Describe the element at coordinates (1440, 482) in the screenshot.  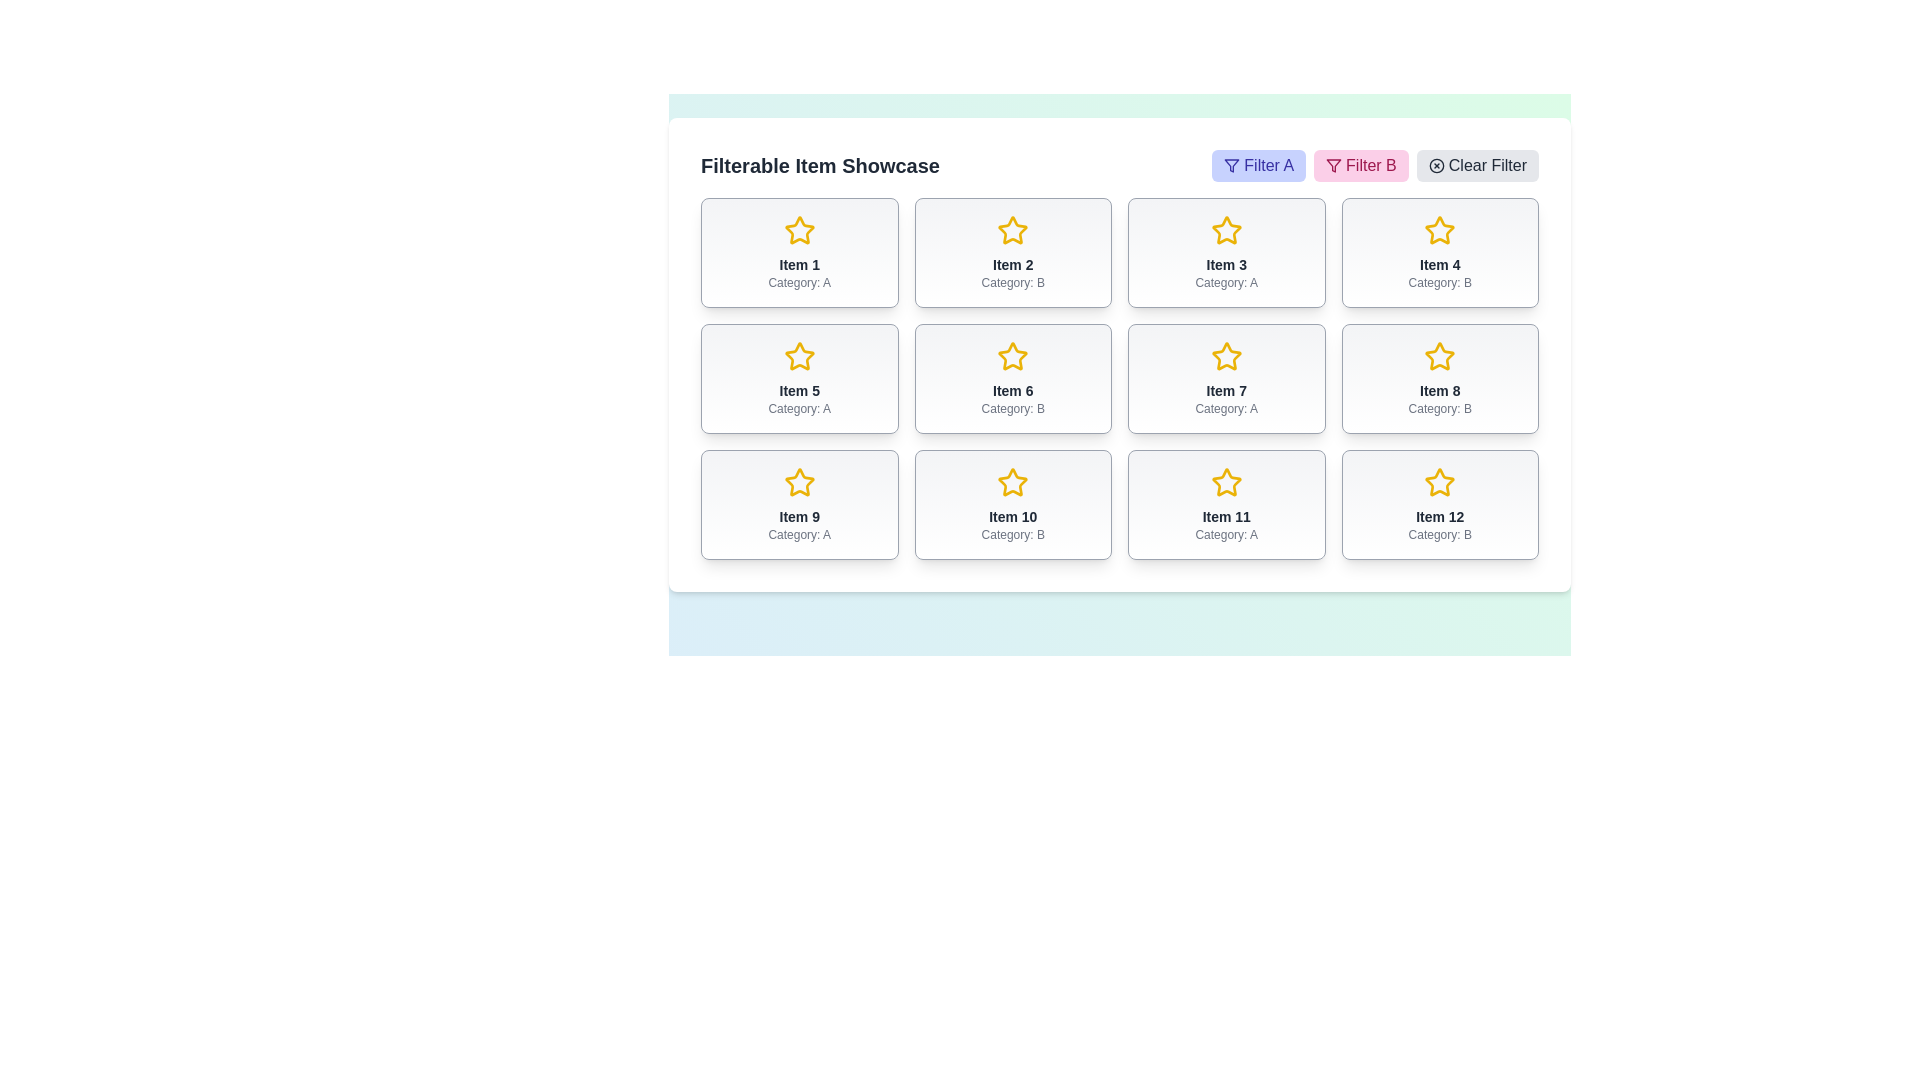
I see `the star icon representing the rating or status for 'Item 12, Category B', located at the top-central area of the card` at that location.